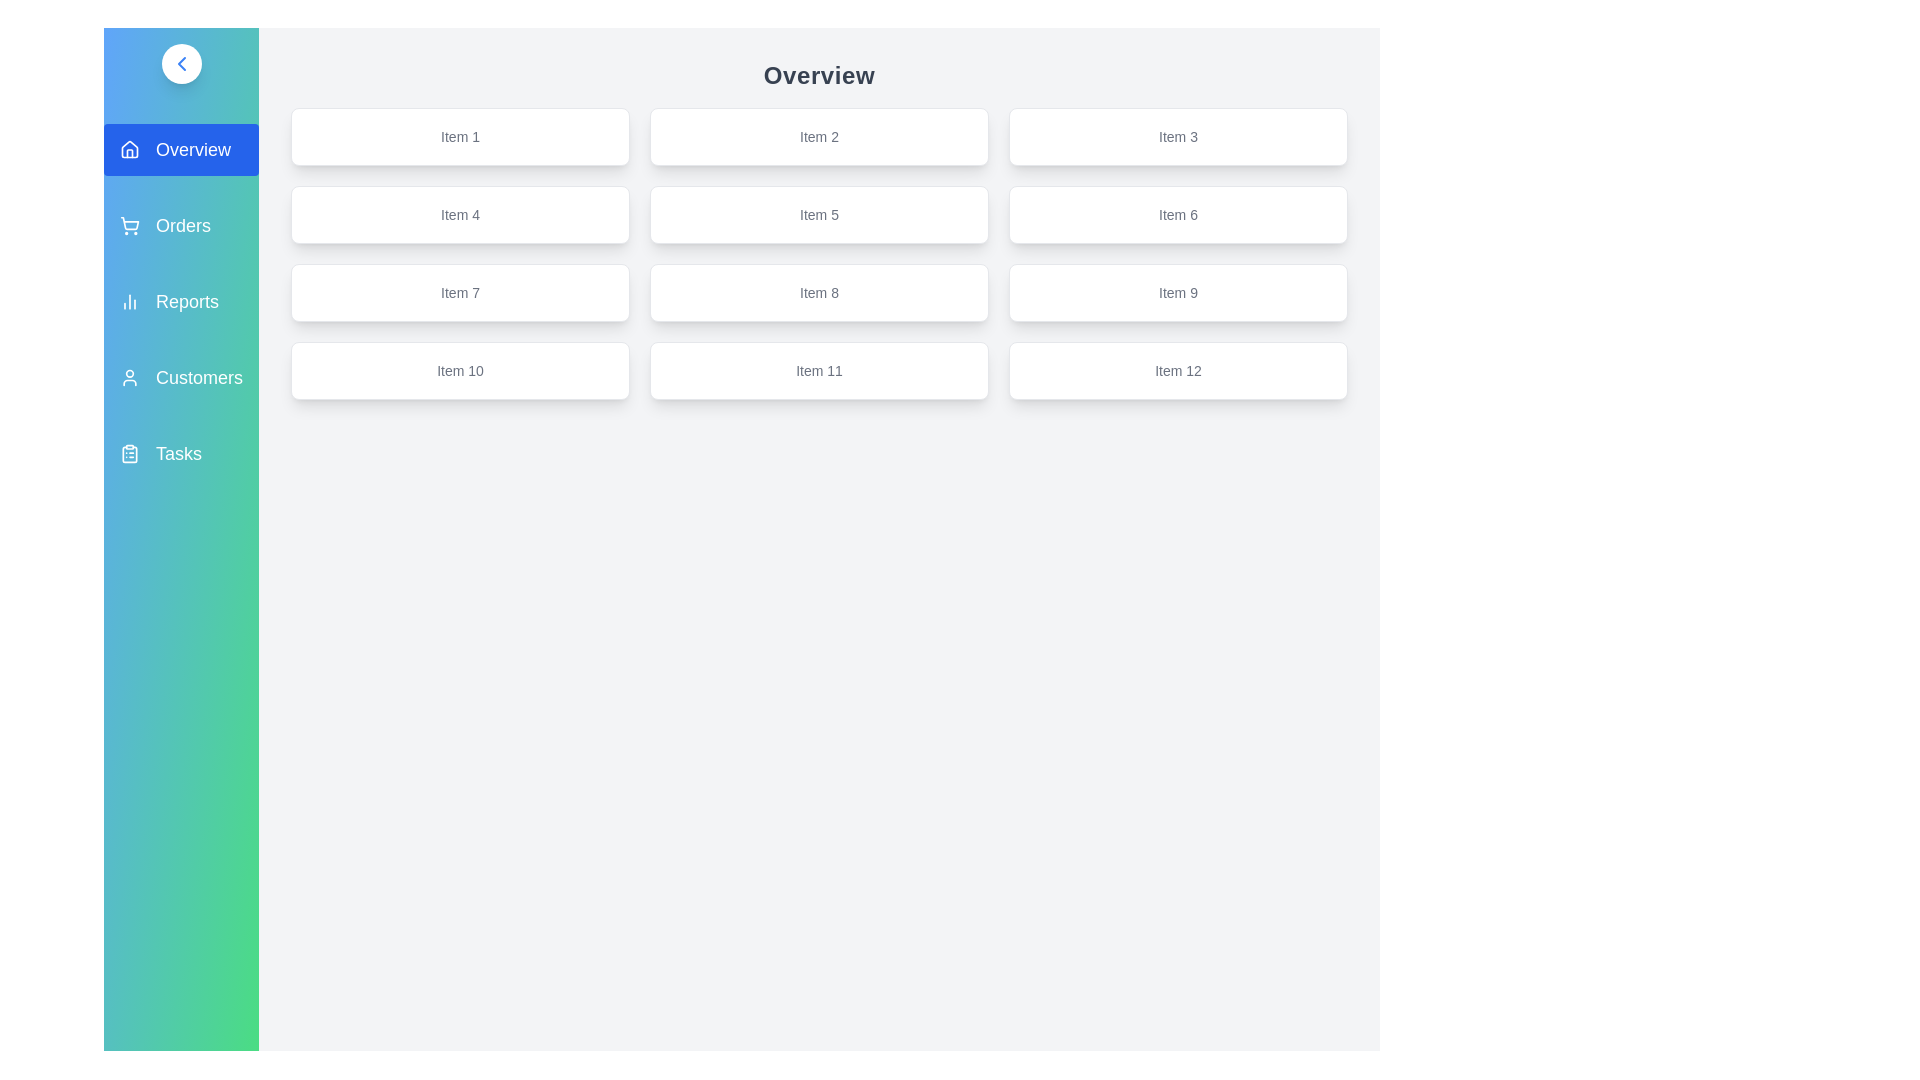 The image size is (1920, 1080). What do you see at coordinates (181, 301) in the screenshot?
I see `the sidebar menu item labeled Reports` at bounding box center [181, 301].